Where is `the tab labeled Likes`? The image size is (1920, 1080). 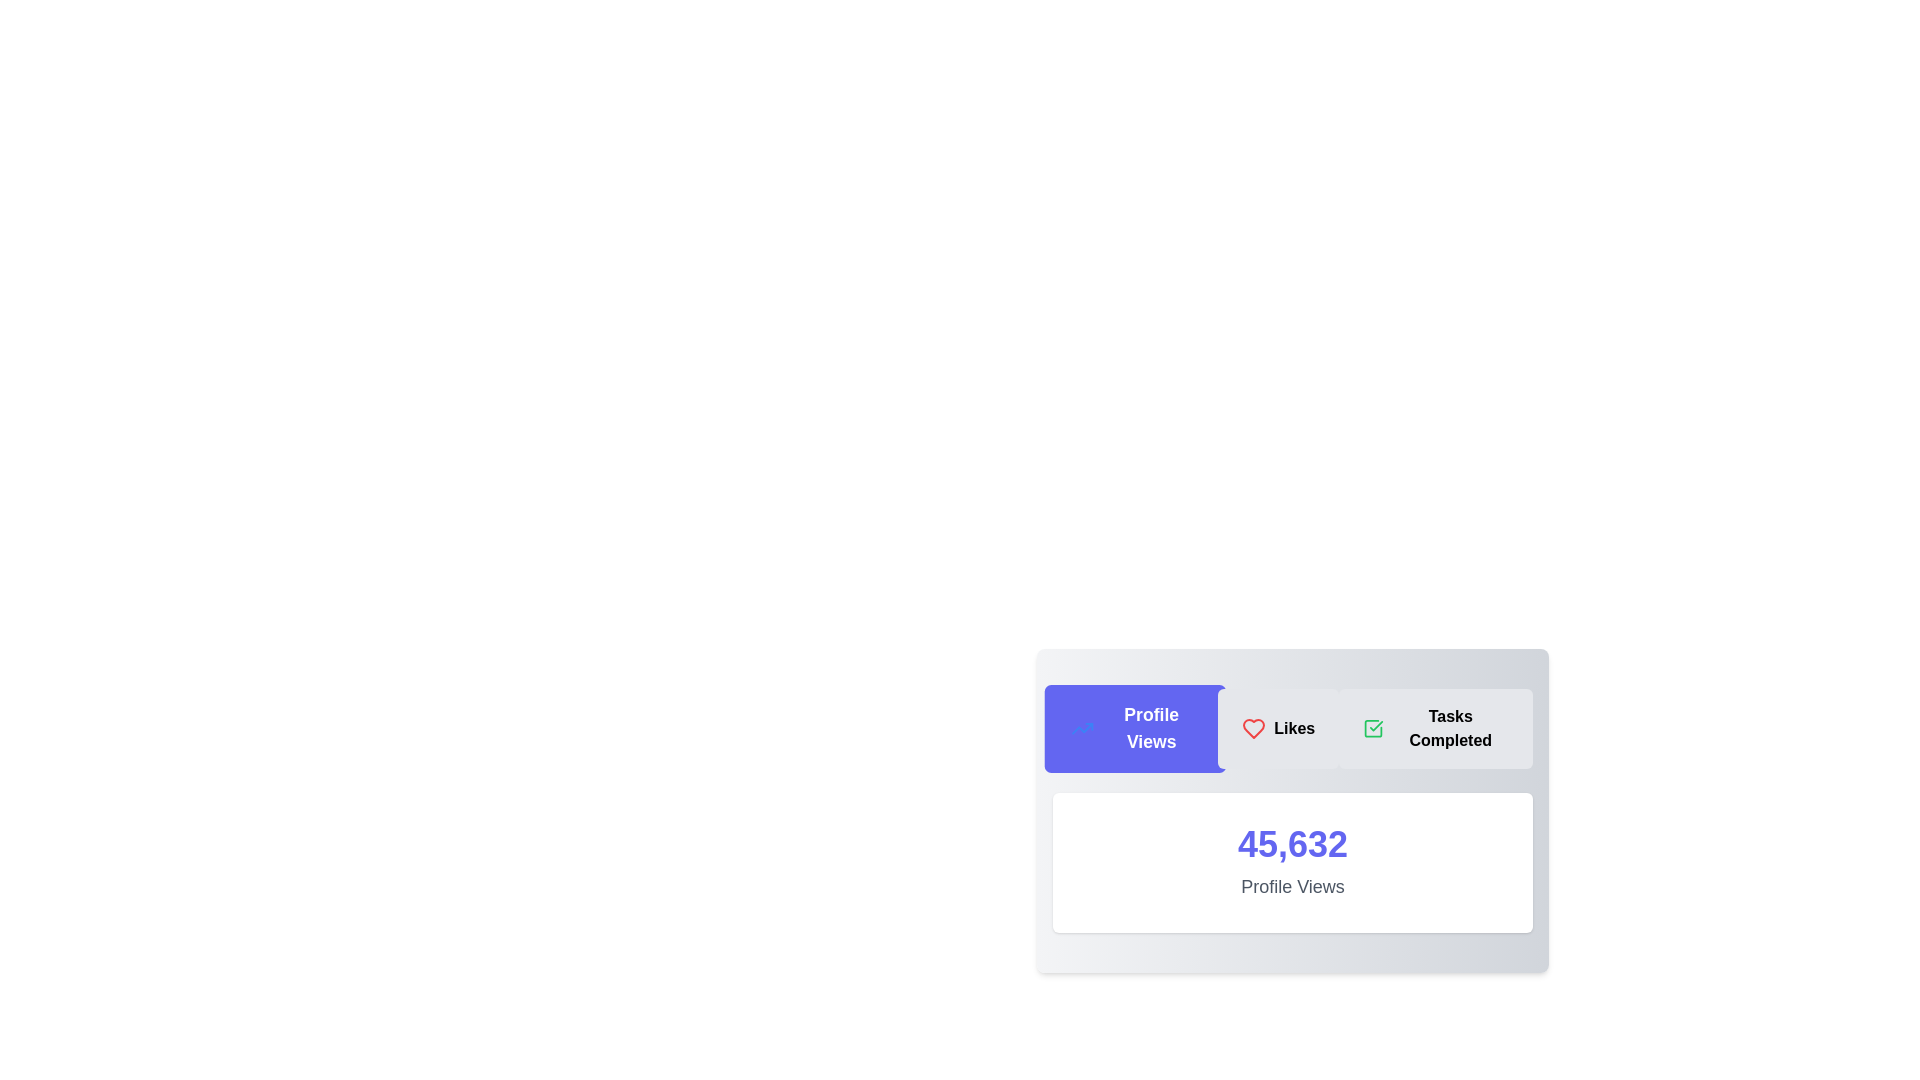
the tab labeled Likes is located at coordinates (1277, 729).